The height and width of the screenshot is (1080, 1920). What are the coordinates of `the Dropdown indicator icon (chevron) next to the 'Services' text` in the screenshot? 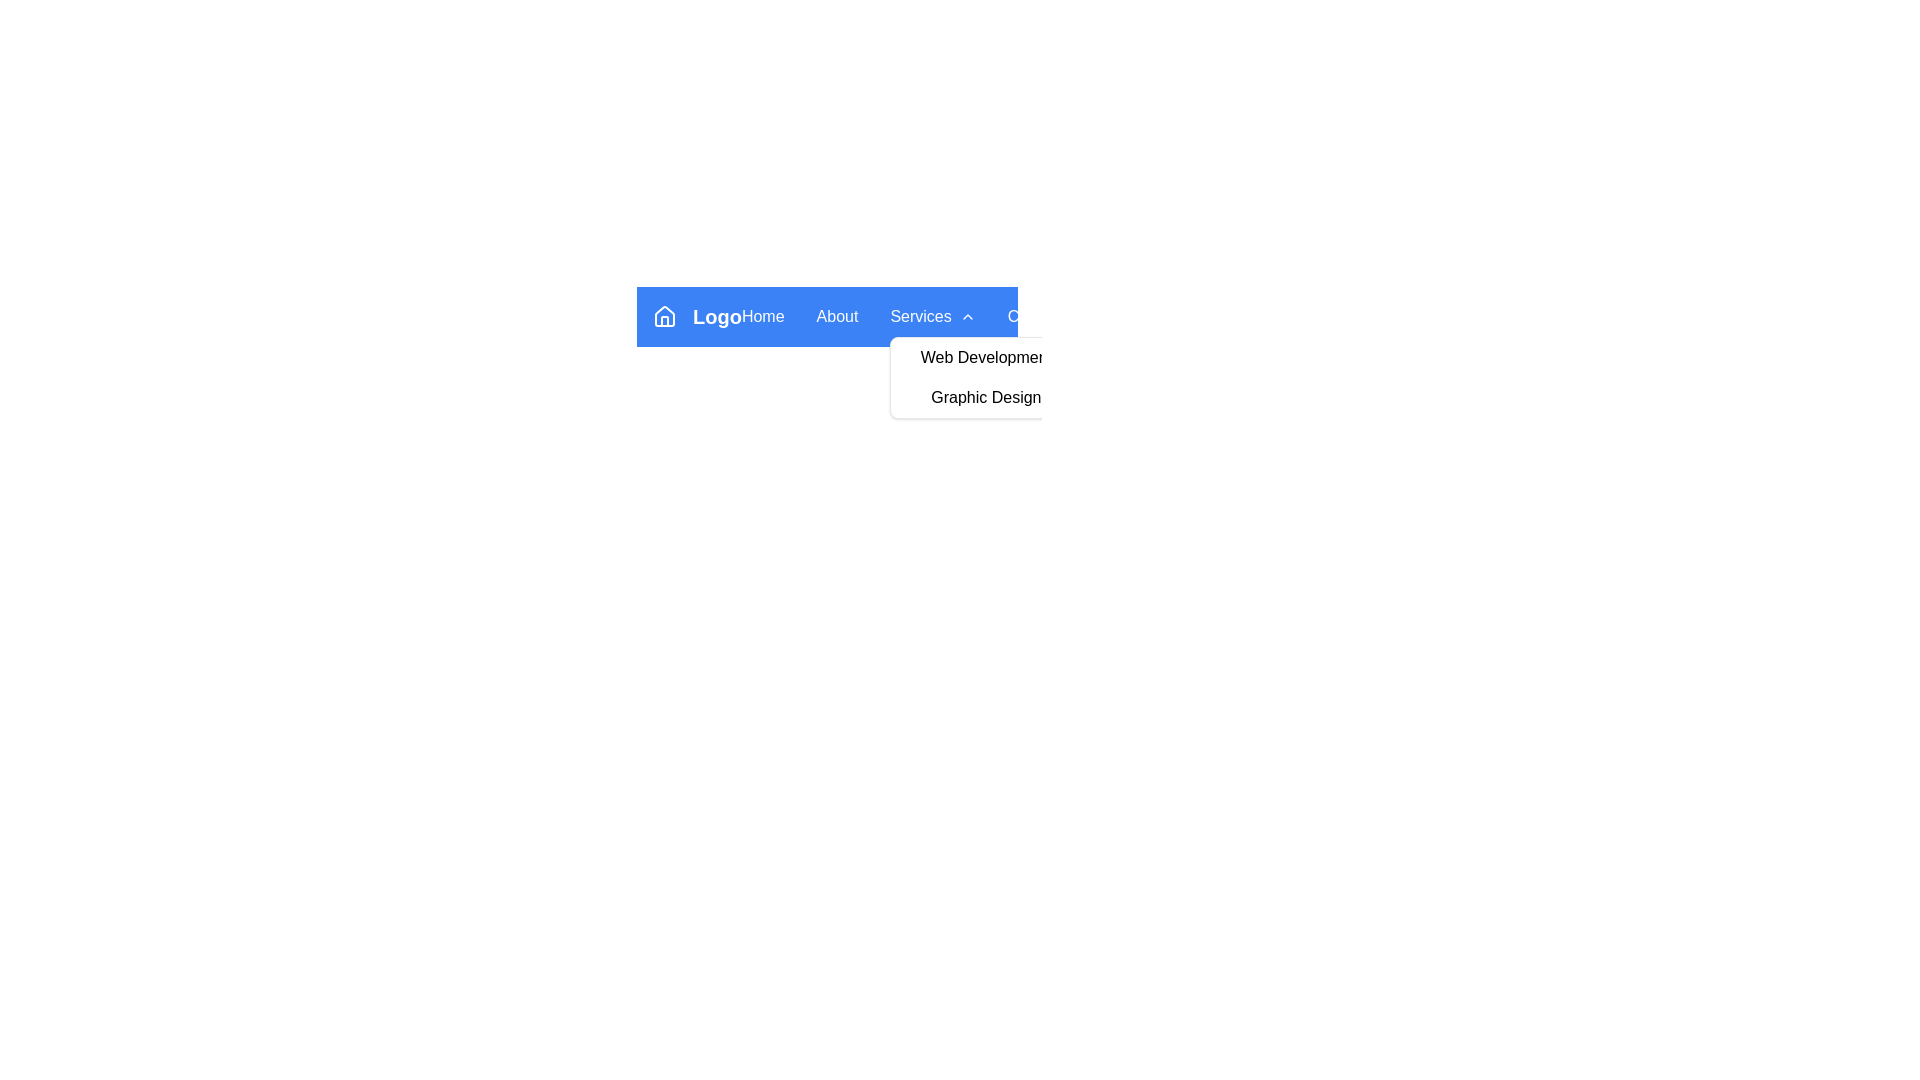 It's located at (967, 315).